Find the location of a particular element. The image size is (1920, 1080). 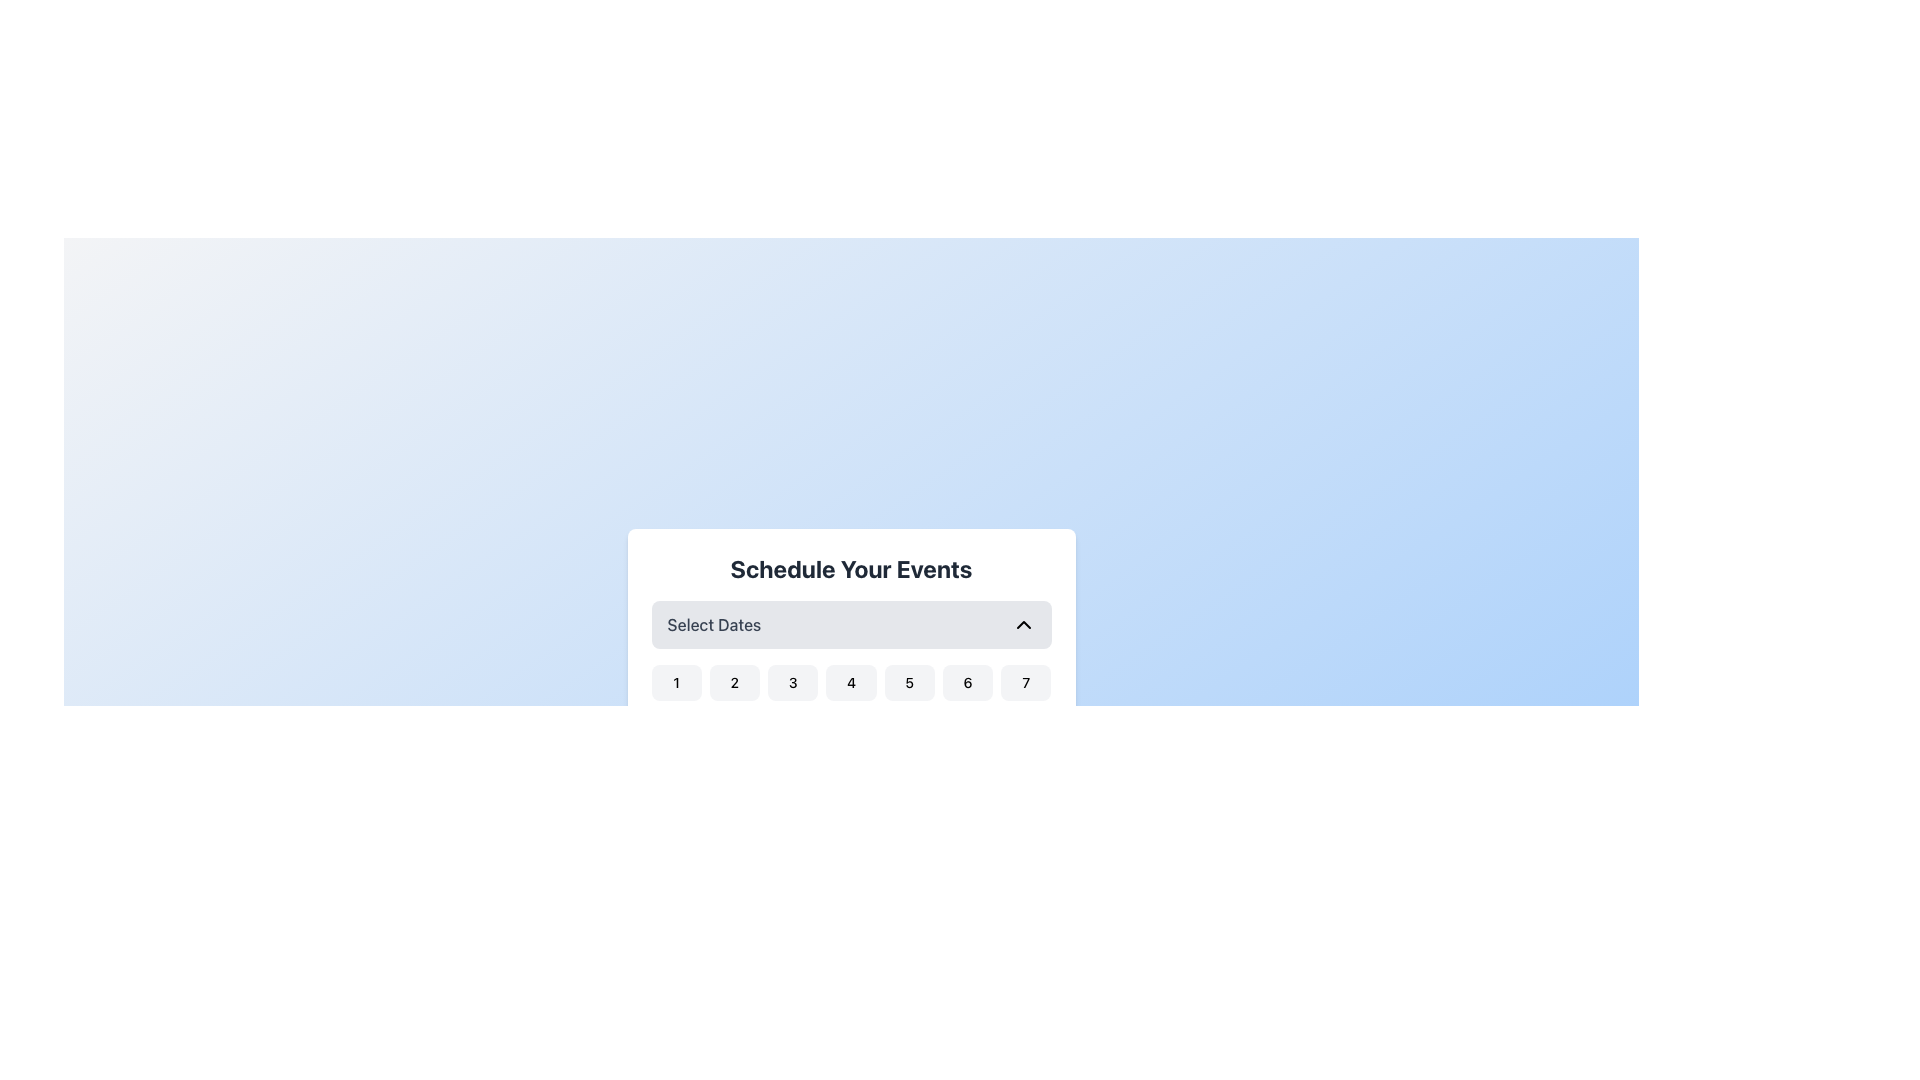

the button labeled '7' which is a rectangular button with rounded corners and a soft gray background, located in the first row and seventh column of the grid layout is located at coordinates (1026, 682).